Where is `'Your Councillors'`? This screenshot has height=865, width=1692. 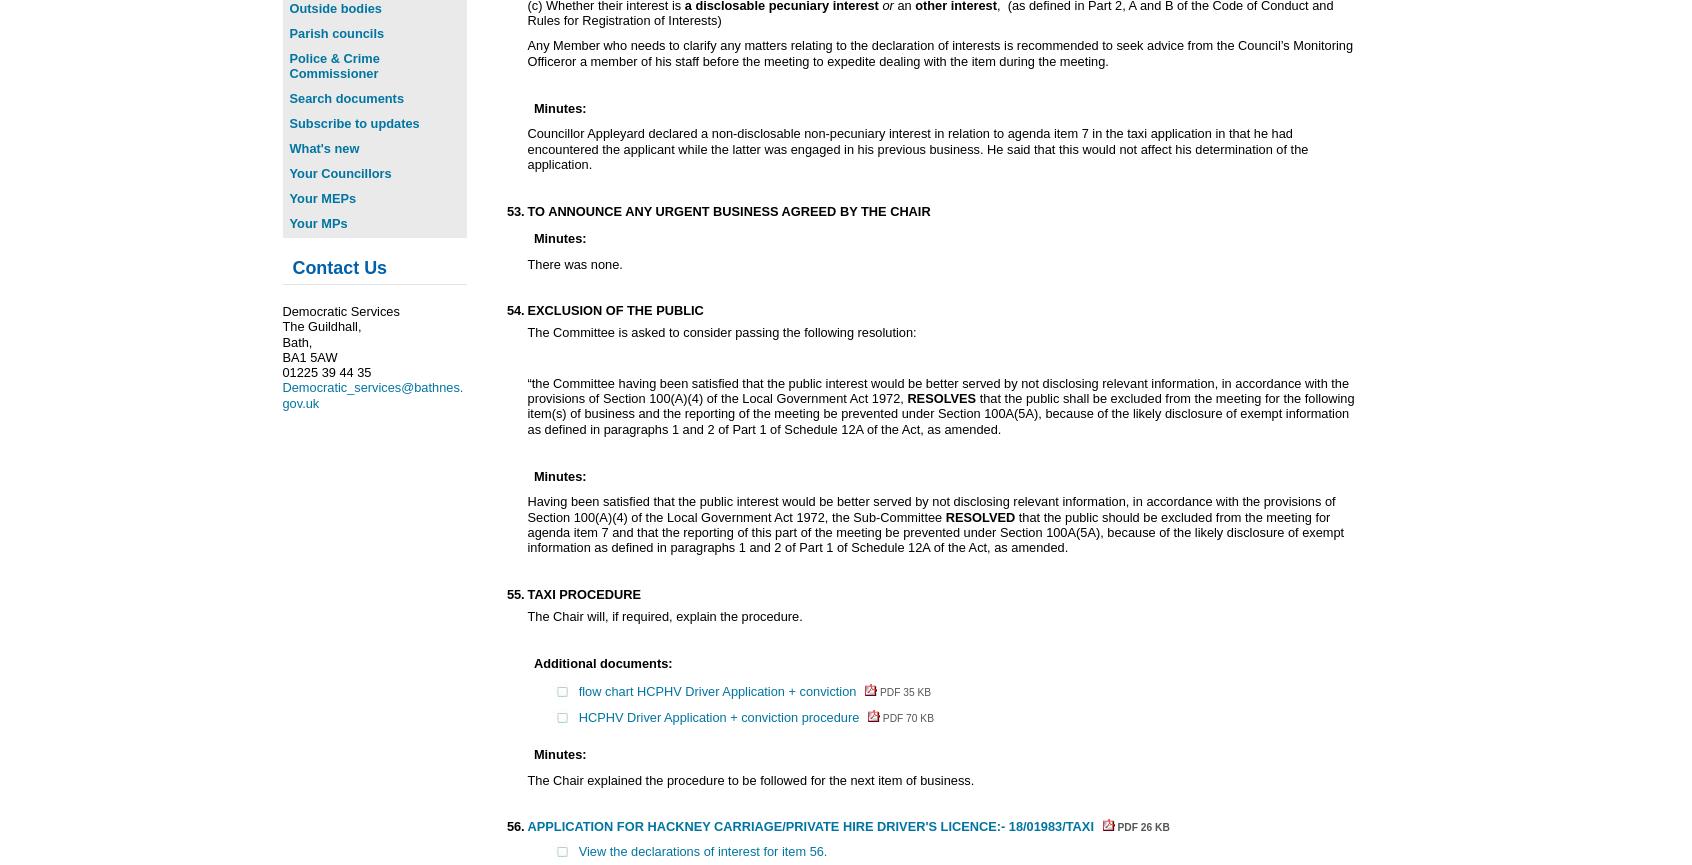 'Your Councillors' is located at coordinates (338, 171).